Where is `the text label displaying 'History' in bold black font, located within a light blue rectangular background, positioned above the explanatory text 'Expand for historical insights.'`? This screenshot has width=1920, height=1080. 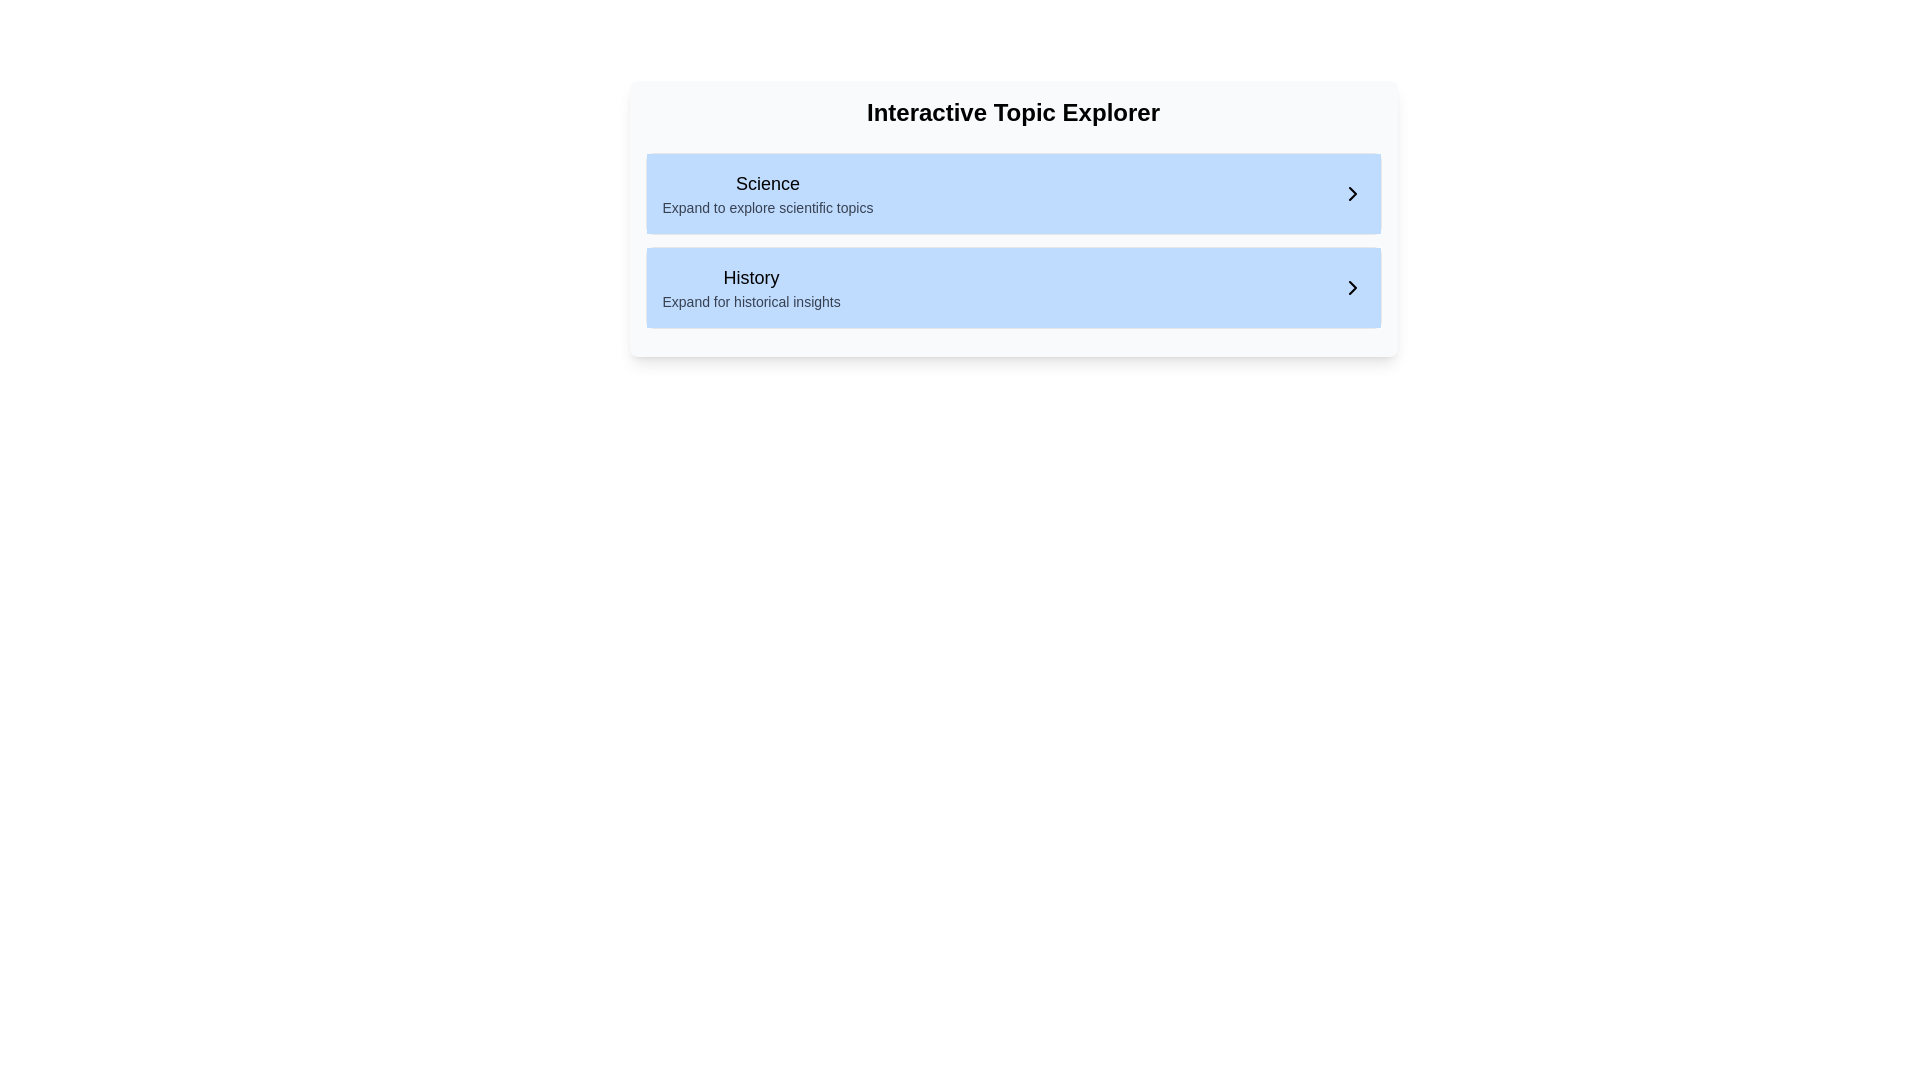
the text label displaying 'History' in bold black font, located within a light blue rectangular background, positioned above the explanatory text 'Expand for historical insights.' is located at coordinates (750, 277).